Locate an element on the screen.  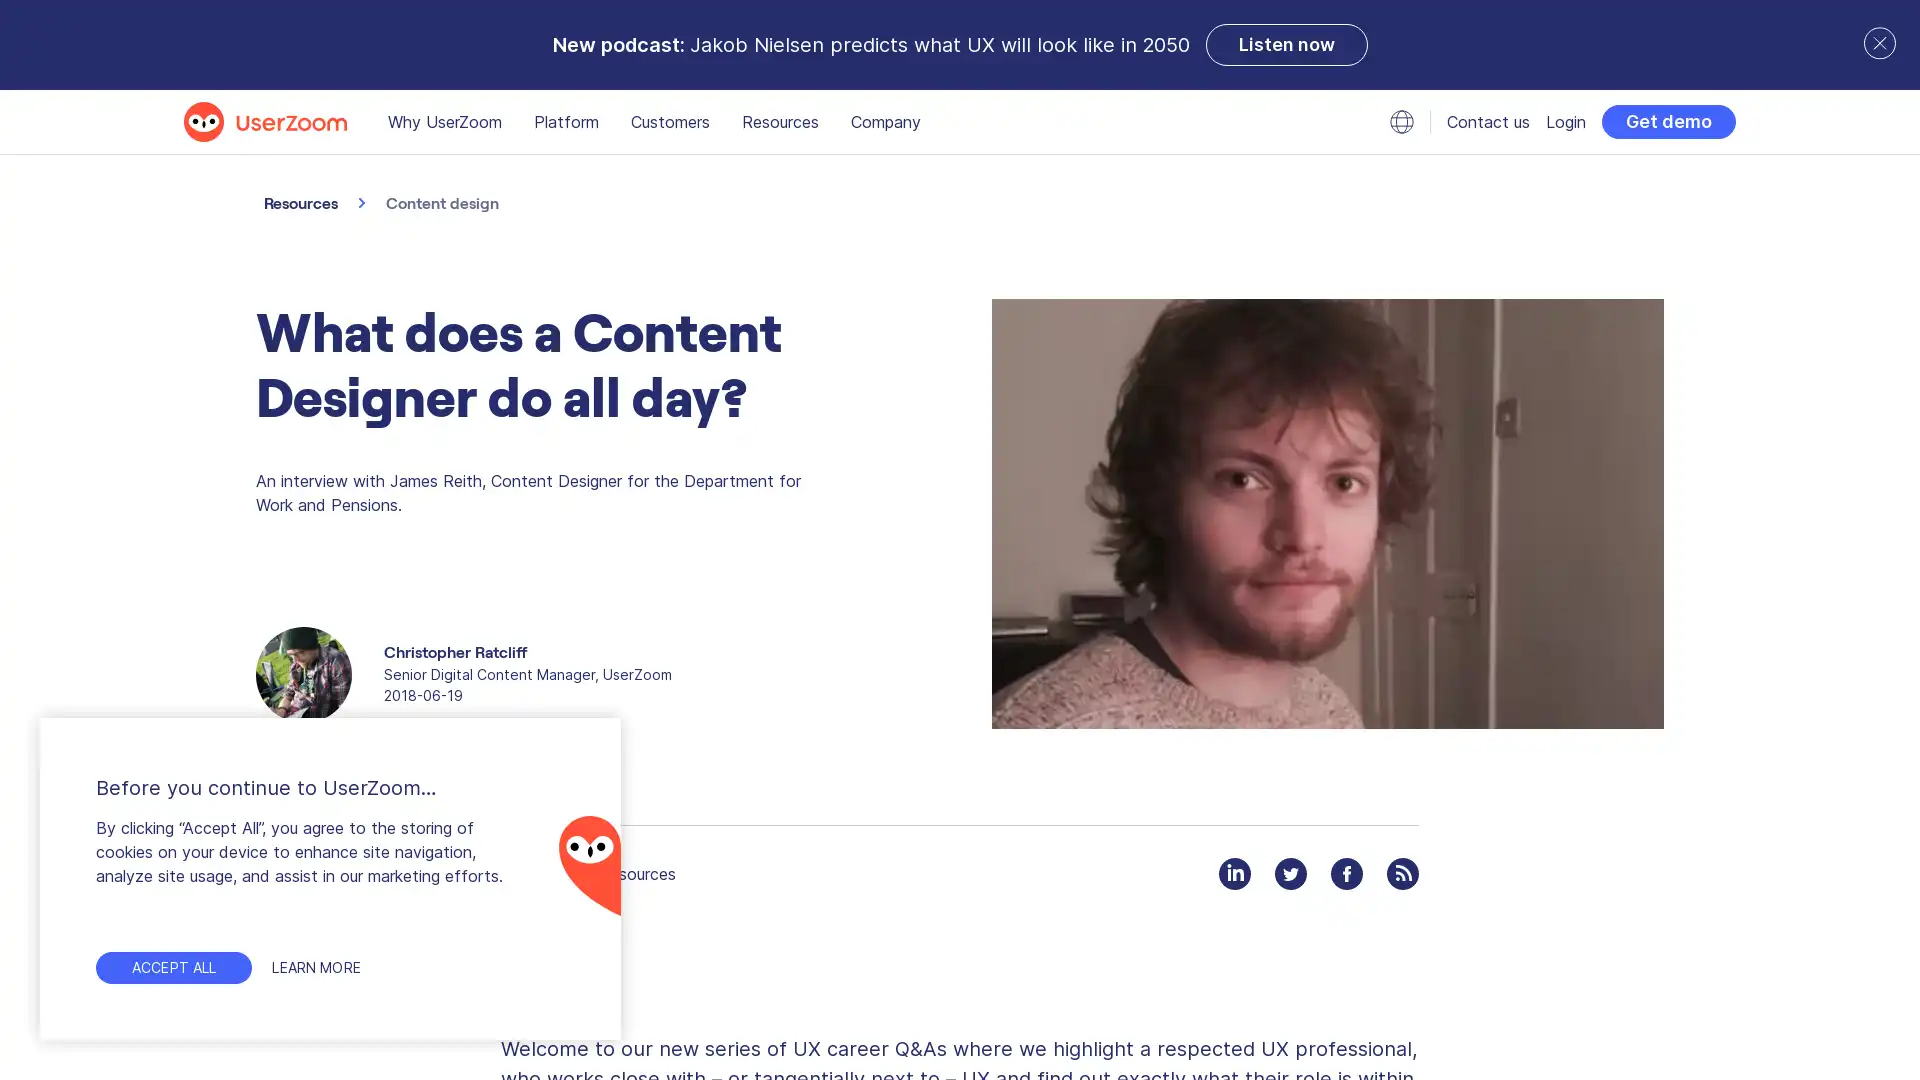
Customers is located at coordinates (670, 122).